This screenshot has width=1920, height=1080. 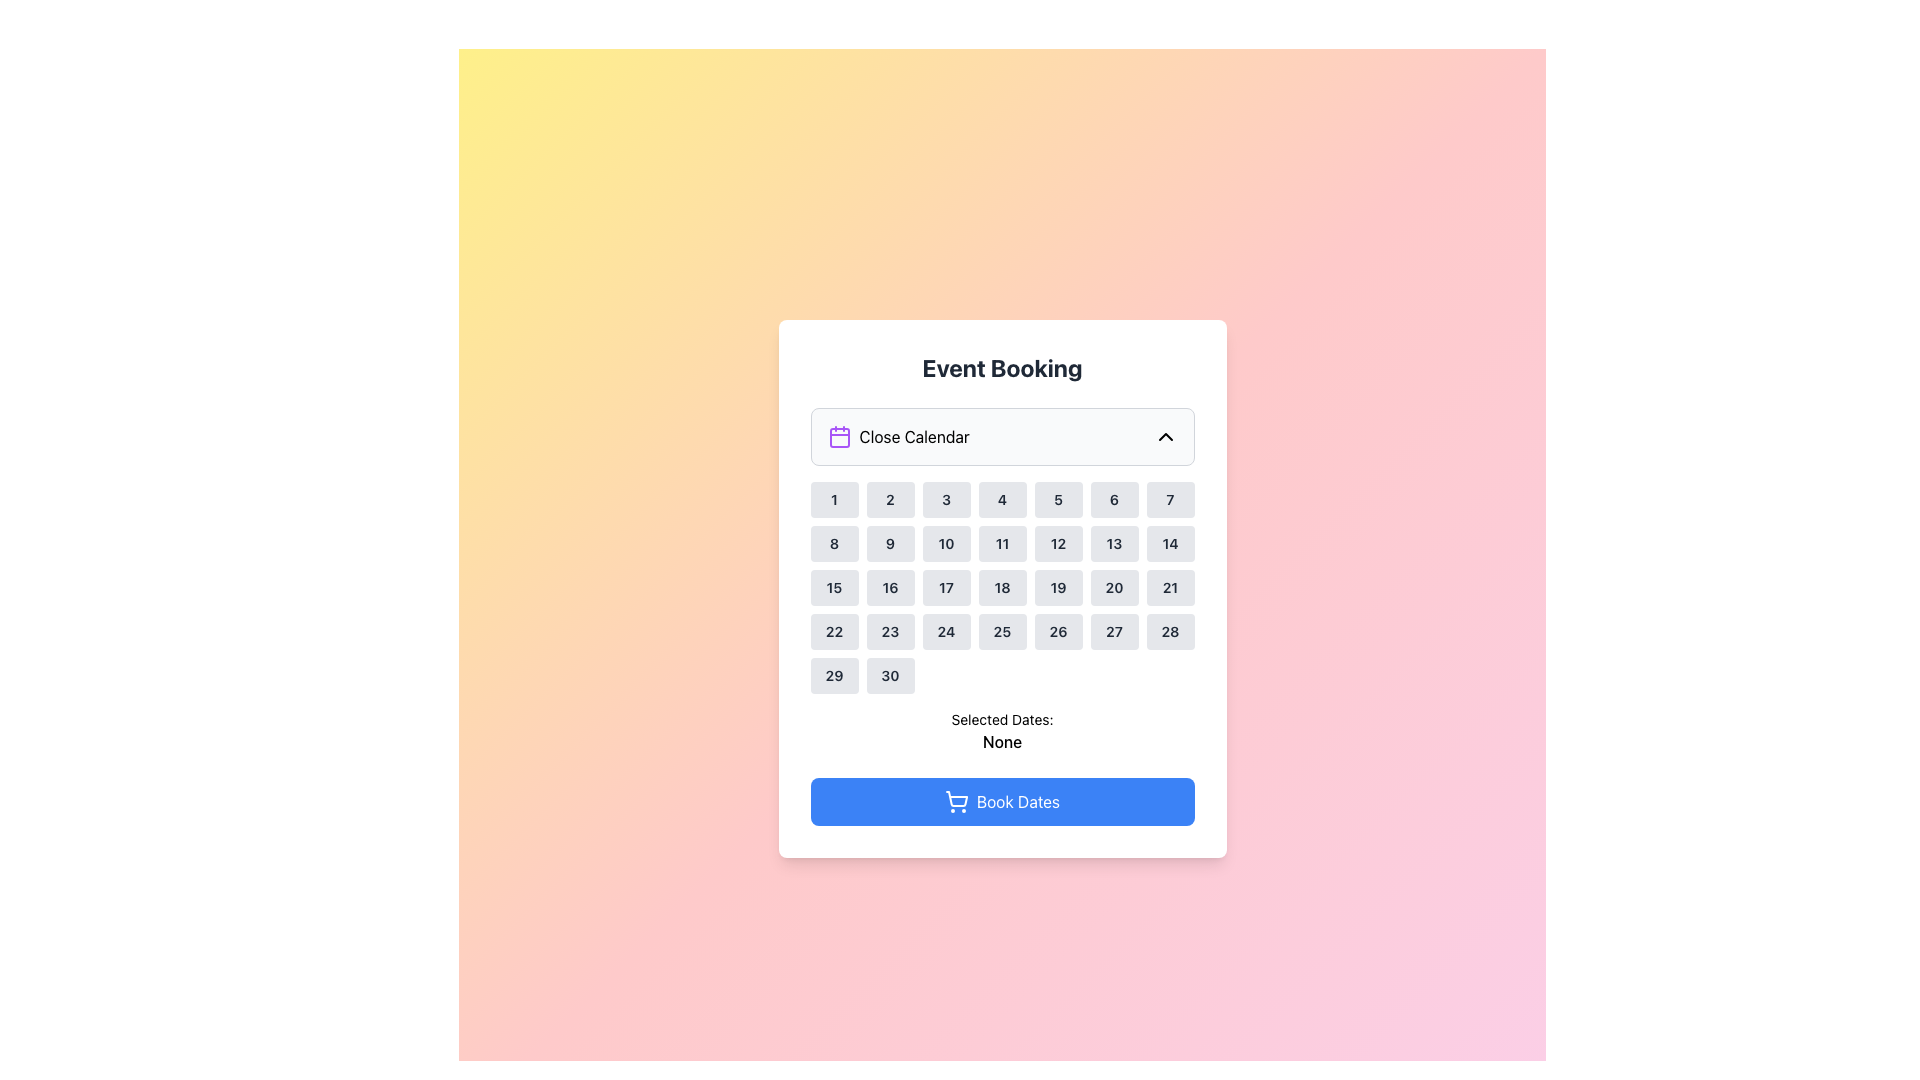 I want to click on the rectangular button labeled '20' with rounded corners, so click(x=1113, y=586).